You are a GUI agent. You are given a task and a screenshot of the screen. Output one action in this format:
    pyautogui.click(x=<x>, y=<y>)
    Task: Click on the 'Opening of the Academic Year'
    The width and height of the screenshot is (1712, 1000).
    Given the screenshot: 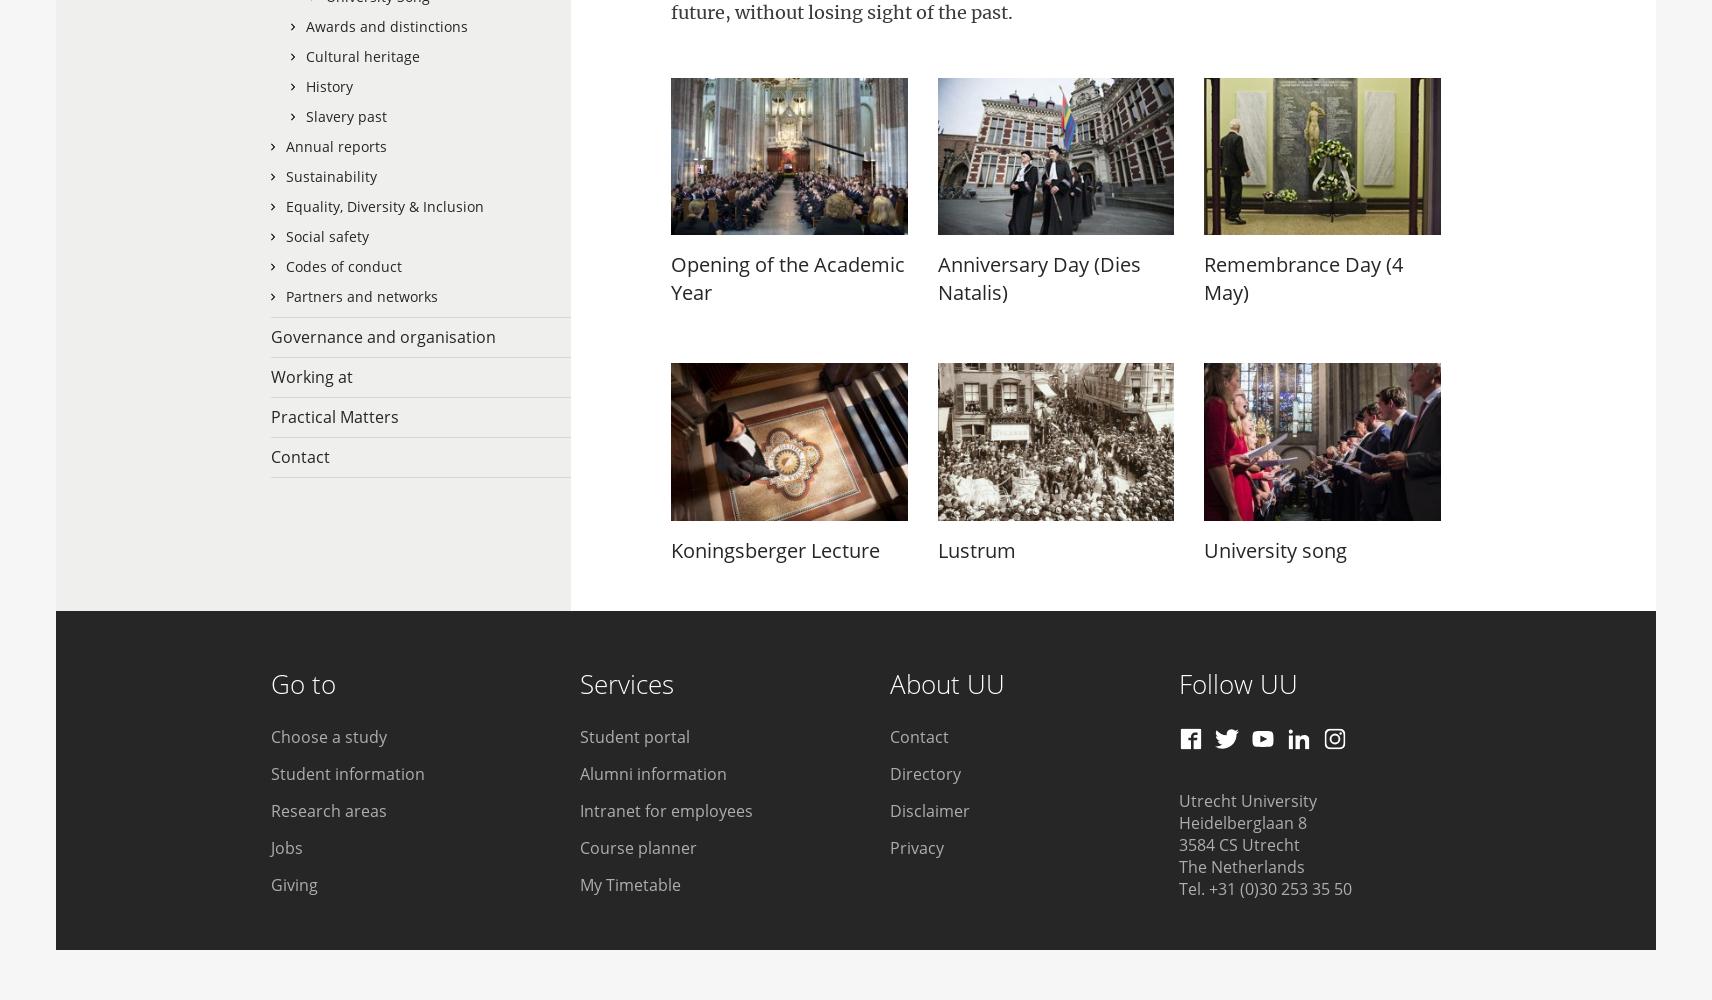 What is the action you would take?
    pyautogui.click(x=788, y=278)
    